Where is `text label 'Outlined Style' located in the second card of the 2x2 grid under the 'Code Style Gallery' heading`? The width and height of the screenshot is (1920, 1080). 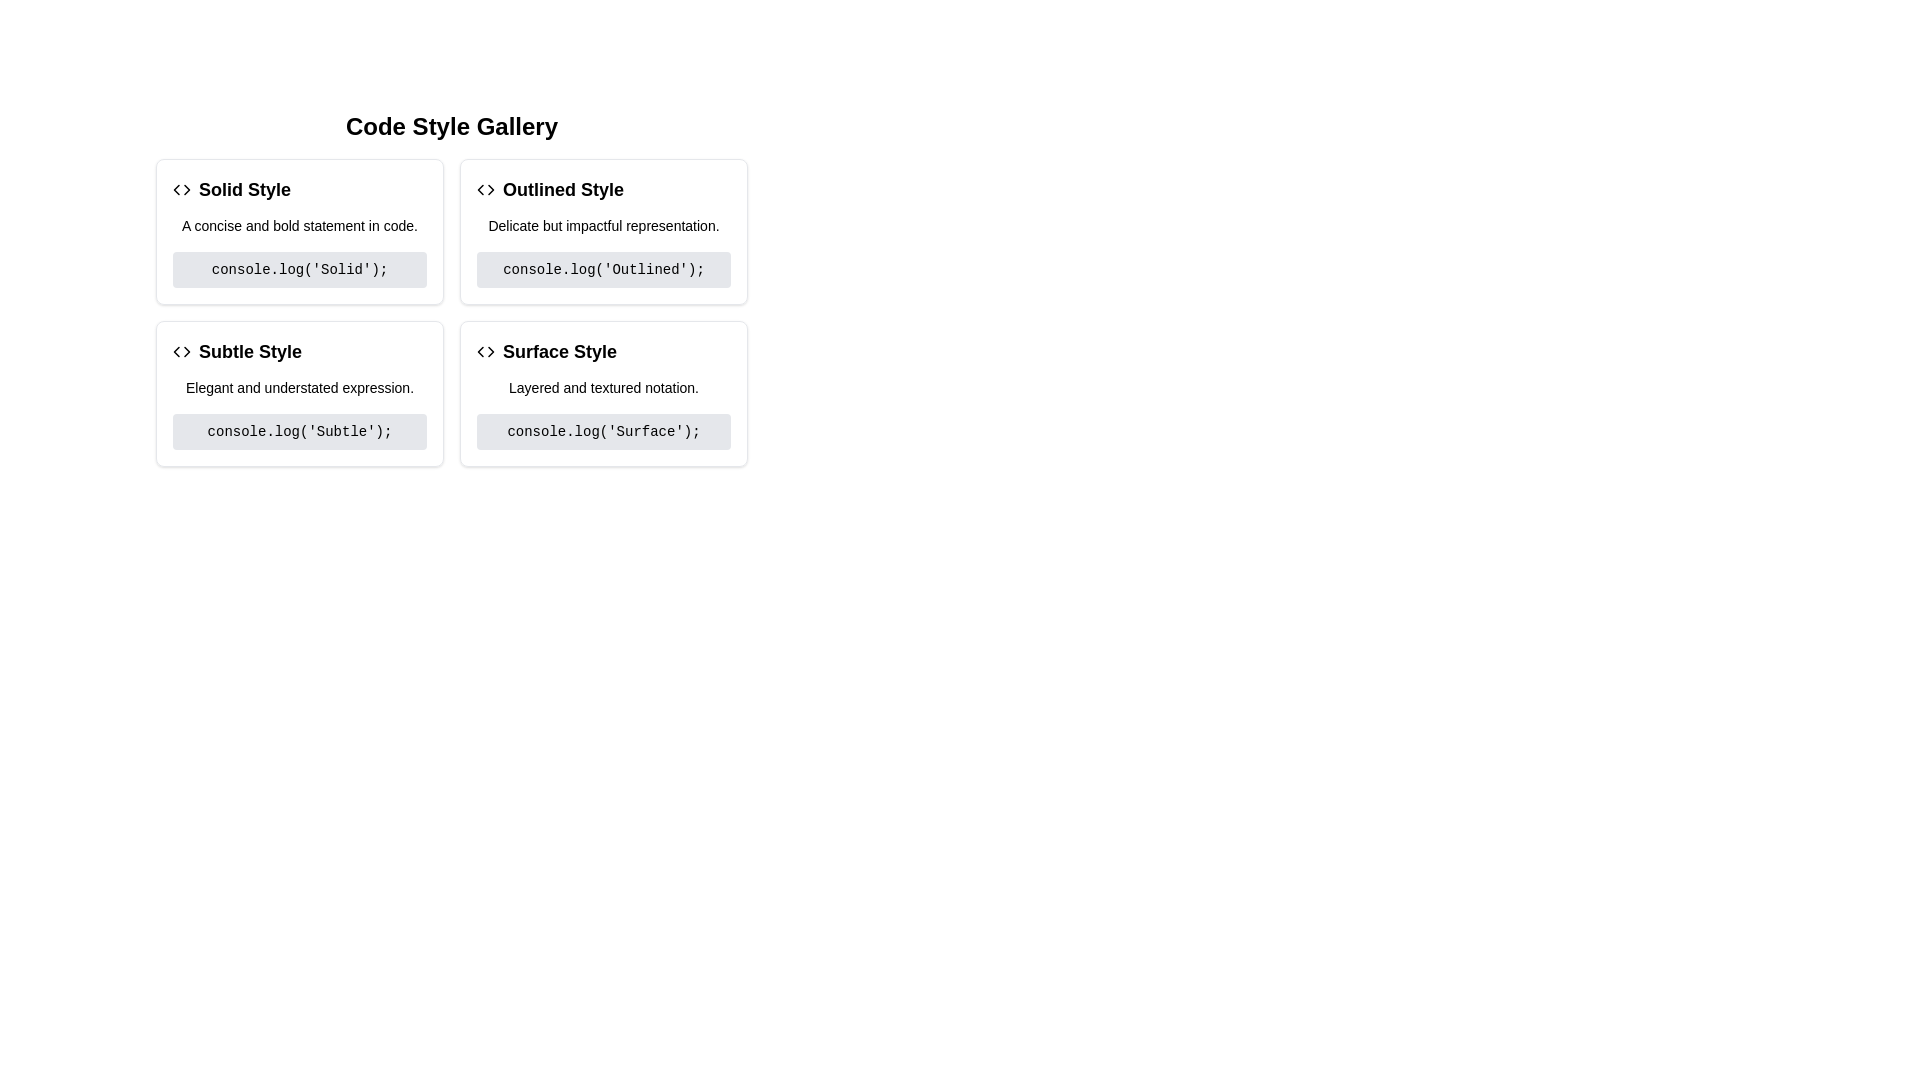 text label 'Outlined Style' located in the second card of the 2x2 grid under the 'Code Style Gallery' heading is located at coordinates (562, 189).